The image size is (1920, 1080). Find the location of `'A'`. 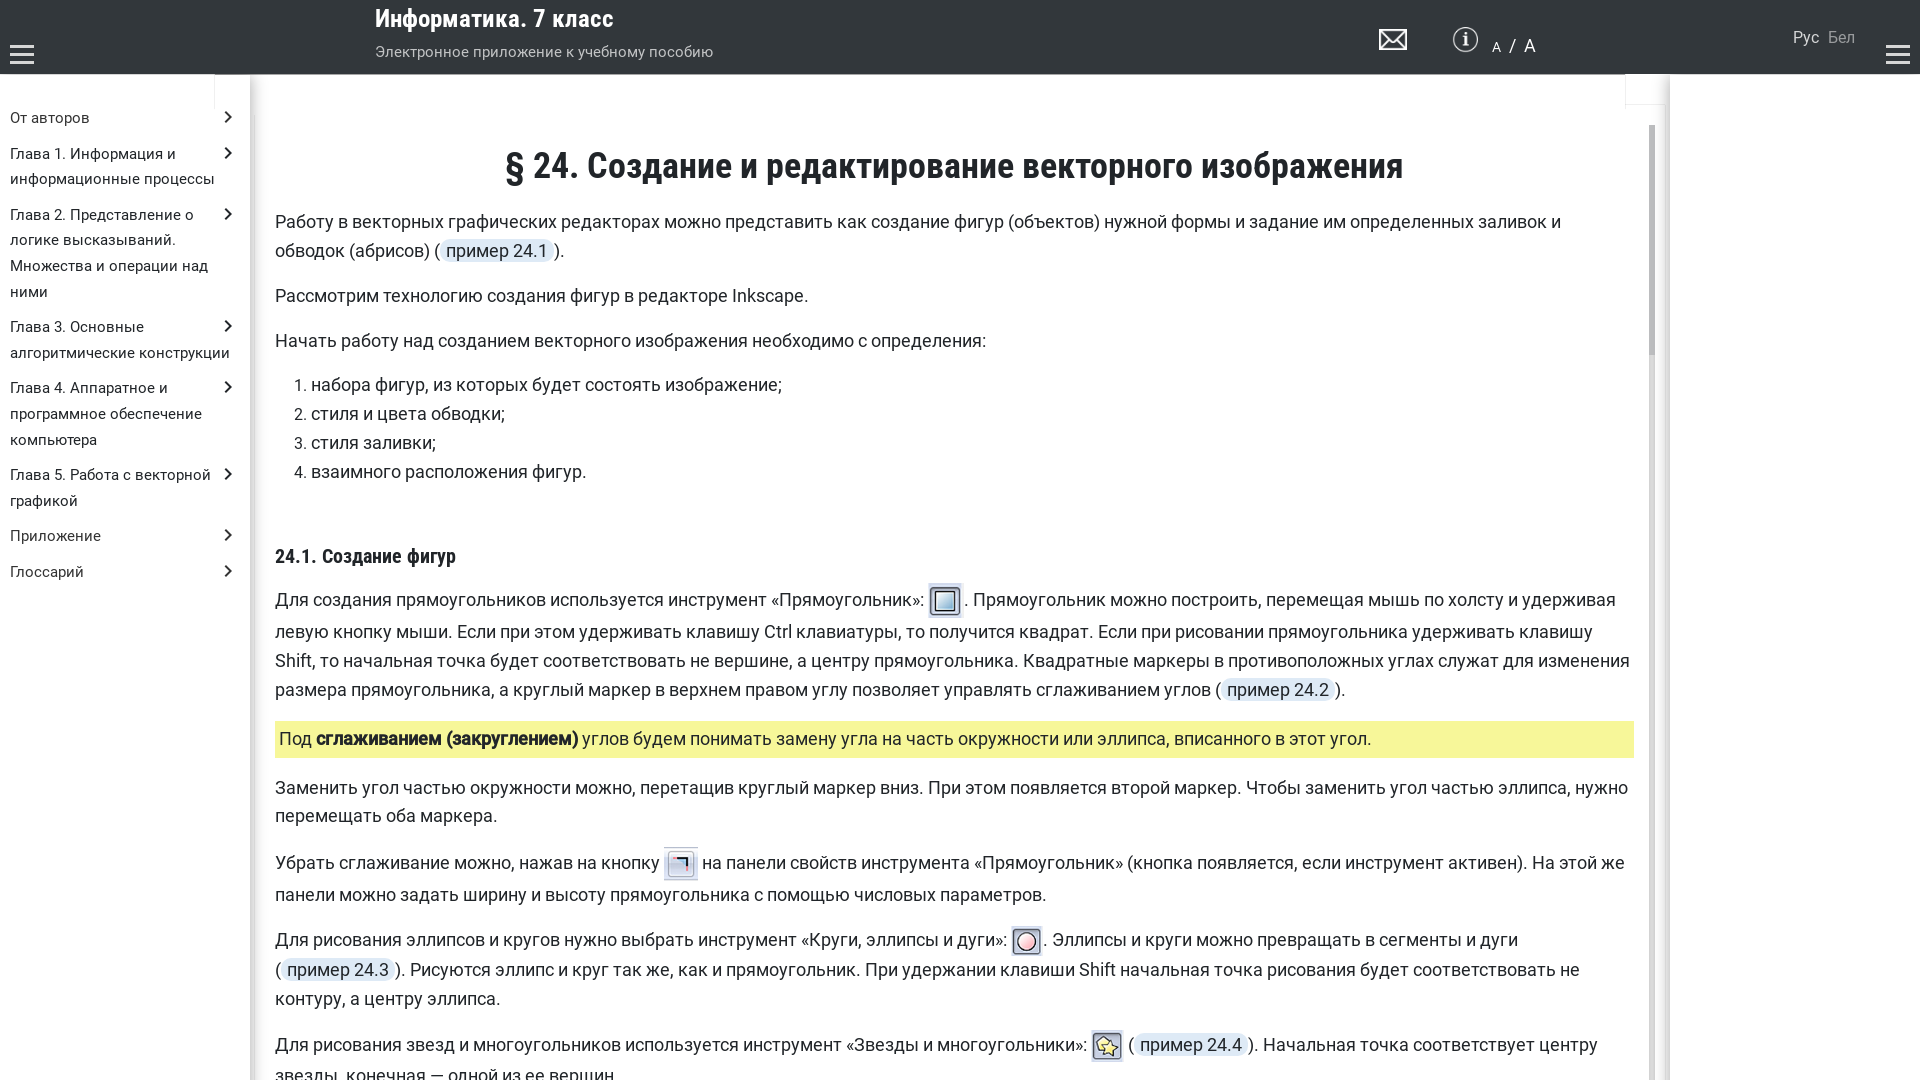

'A' is located at coordinates (1529, 45).